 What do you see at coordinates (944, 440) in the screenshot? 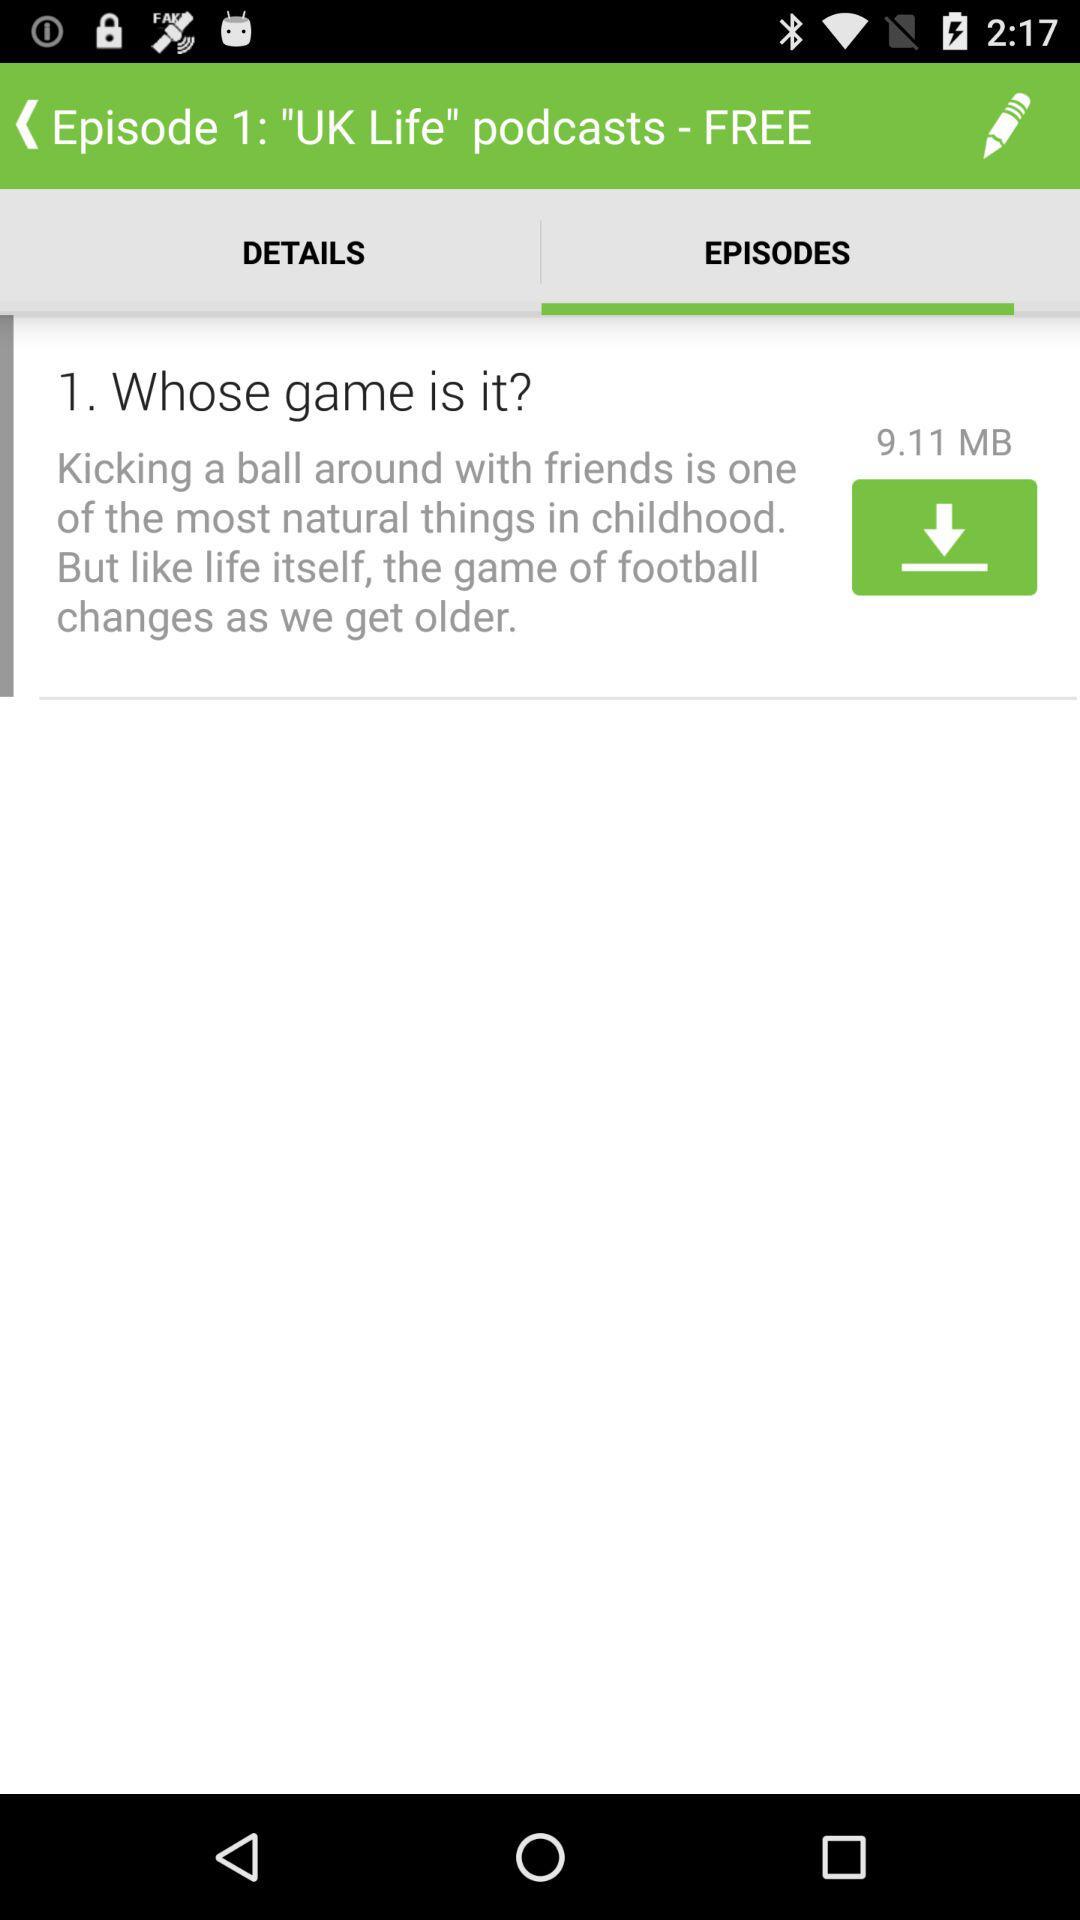
I see `the icon next to the 1 whose game app` at bounding box center [944, 440].